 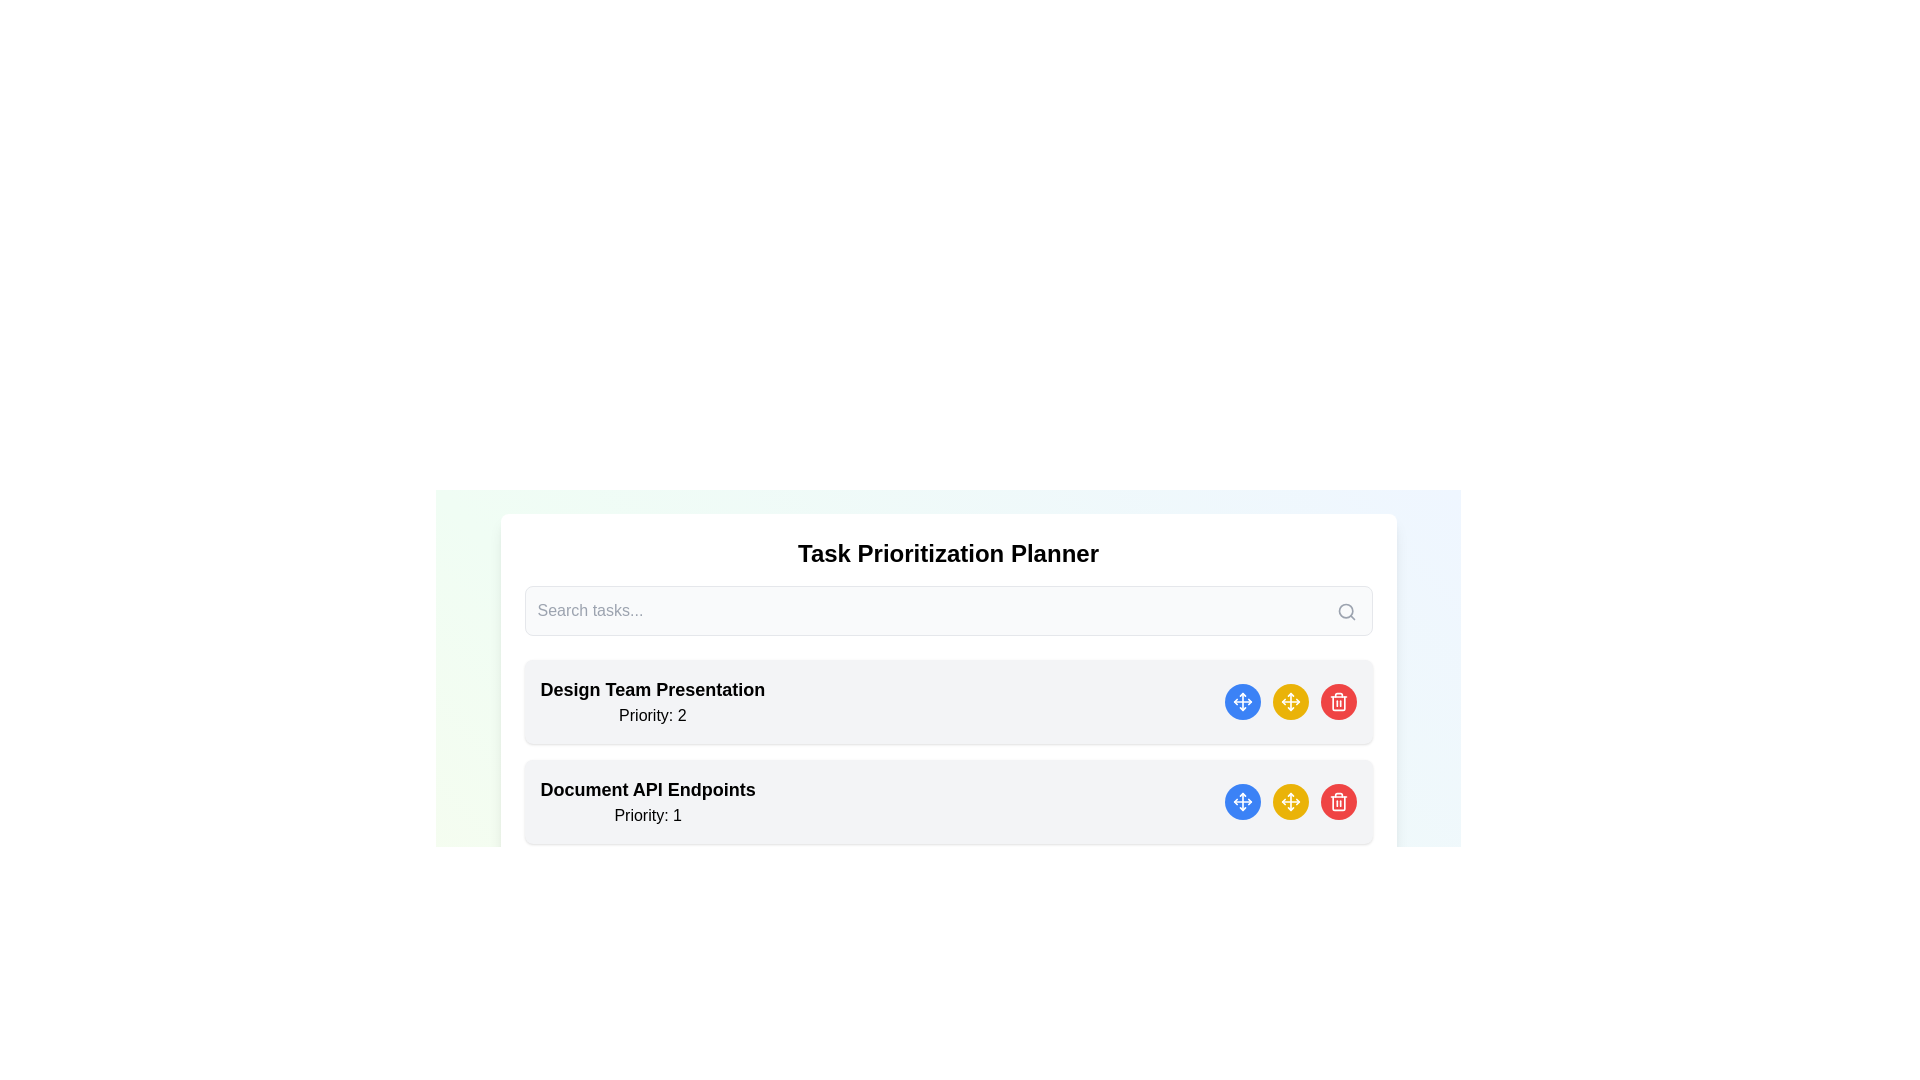 I want to click on the circular red button with a white trash can icon, which is the third icon in the 'Design Team Presentation' controls, so click(x=1338, y=701).